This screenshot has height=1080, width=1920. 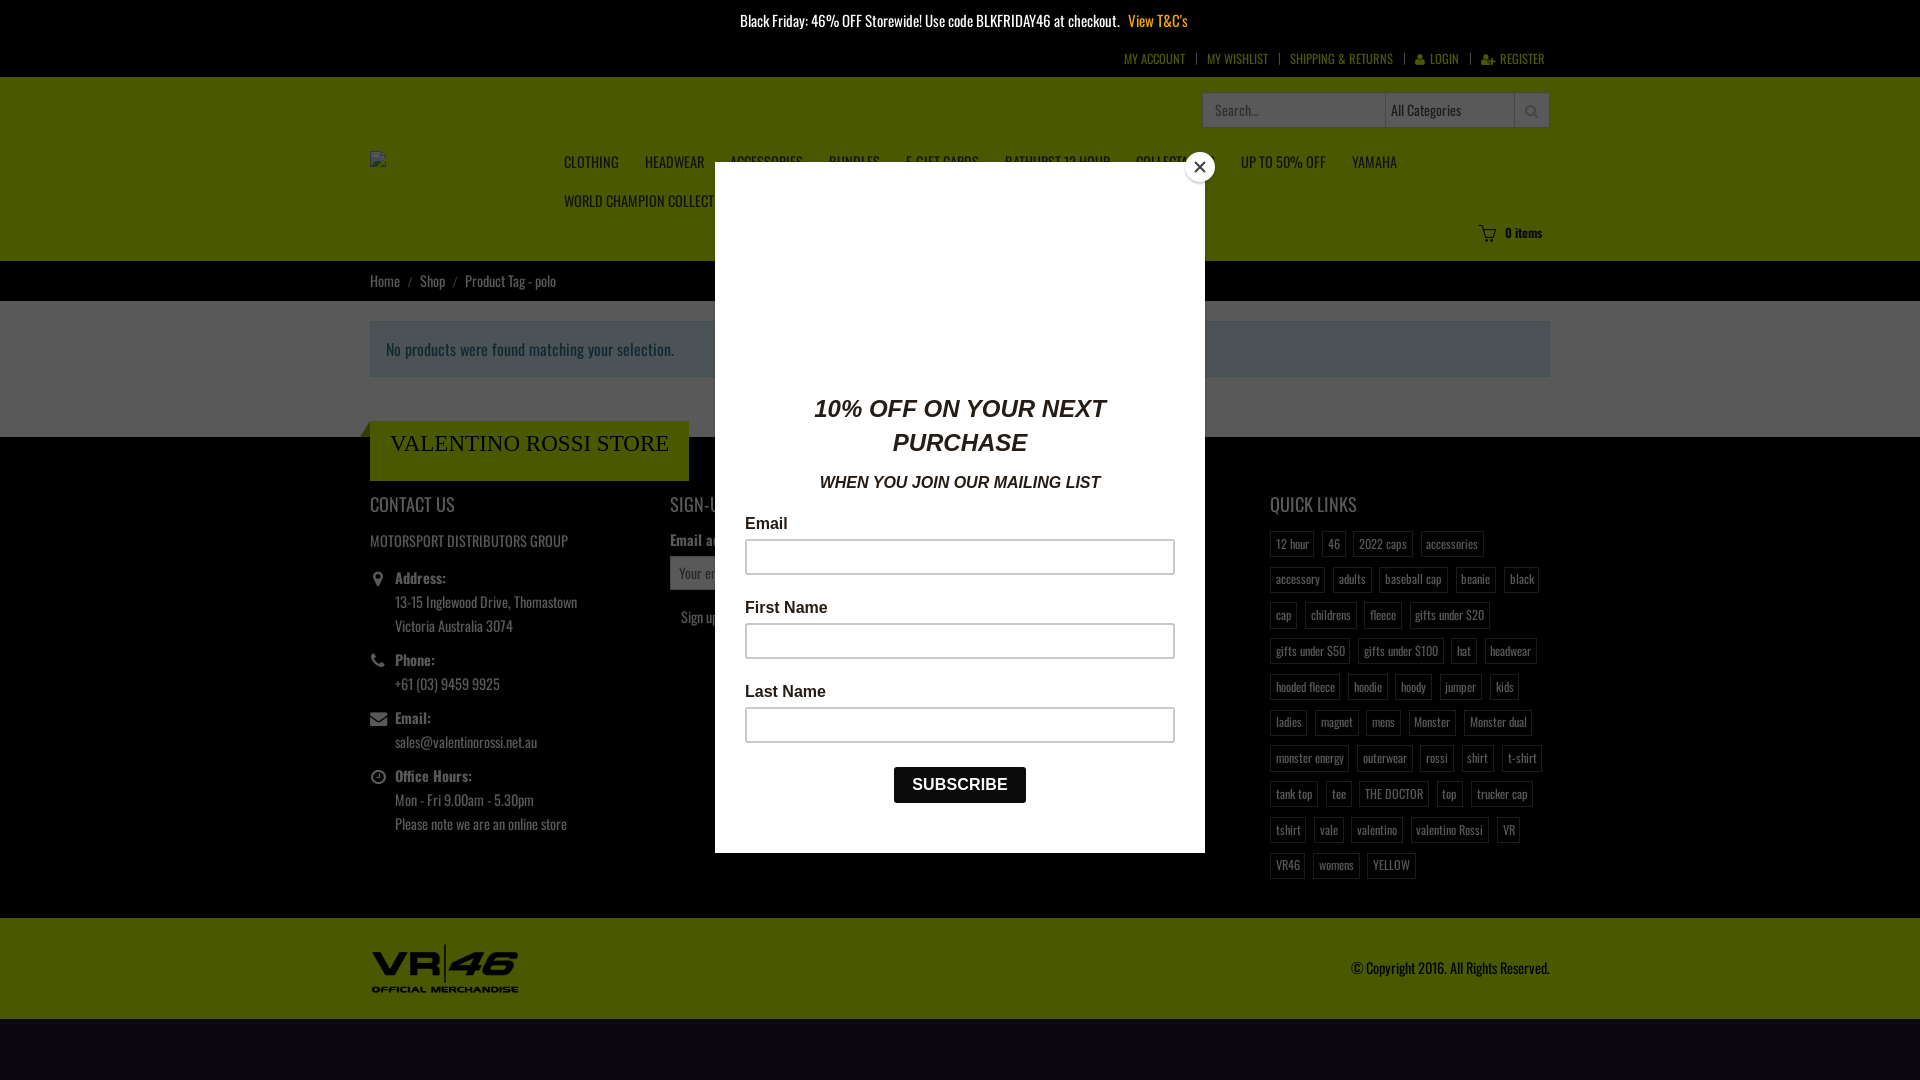 What do you see at coordinates (1291, 543) in the screenshot?
I see `'12 hour'` at bounding box center [1291, 543].